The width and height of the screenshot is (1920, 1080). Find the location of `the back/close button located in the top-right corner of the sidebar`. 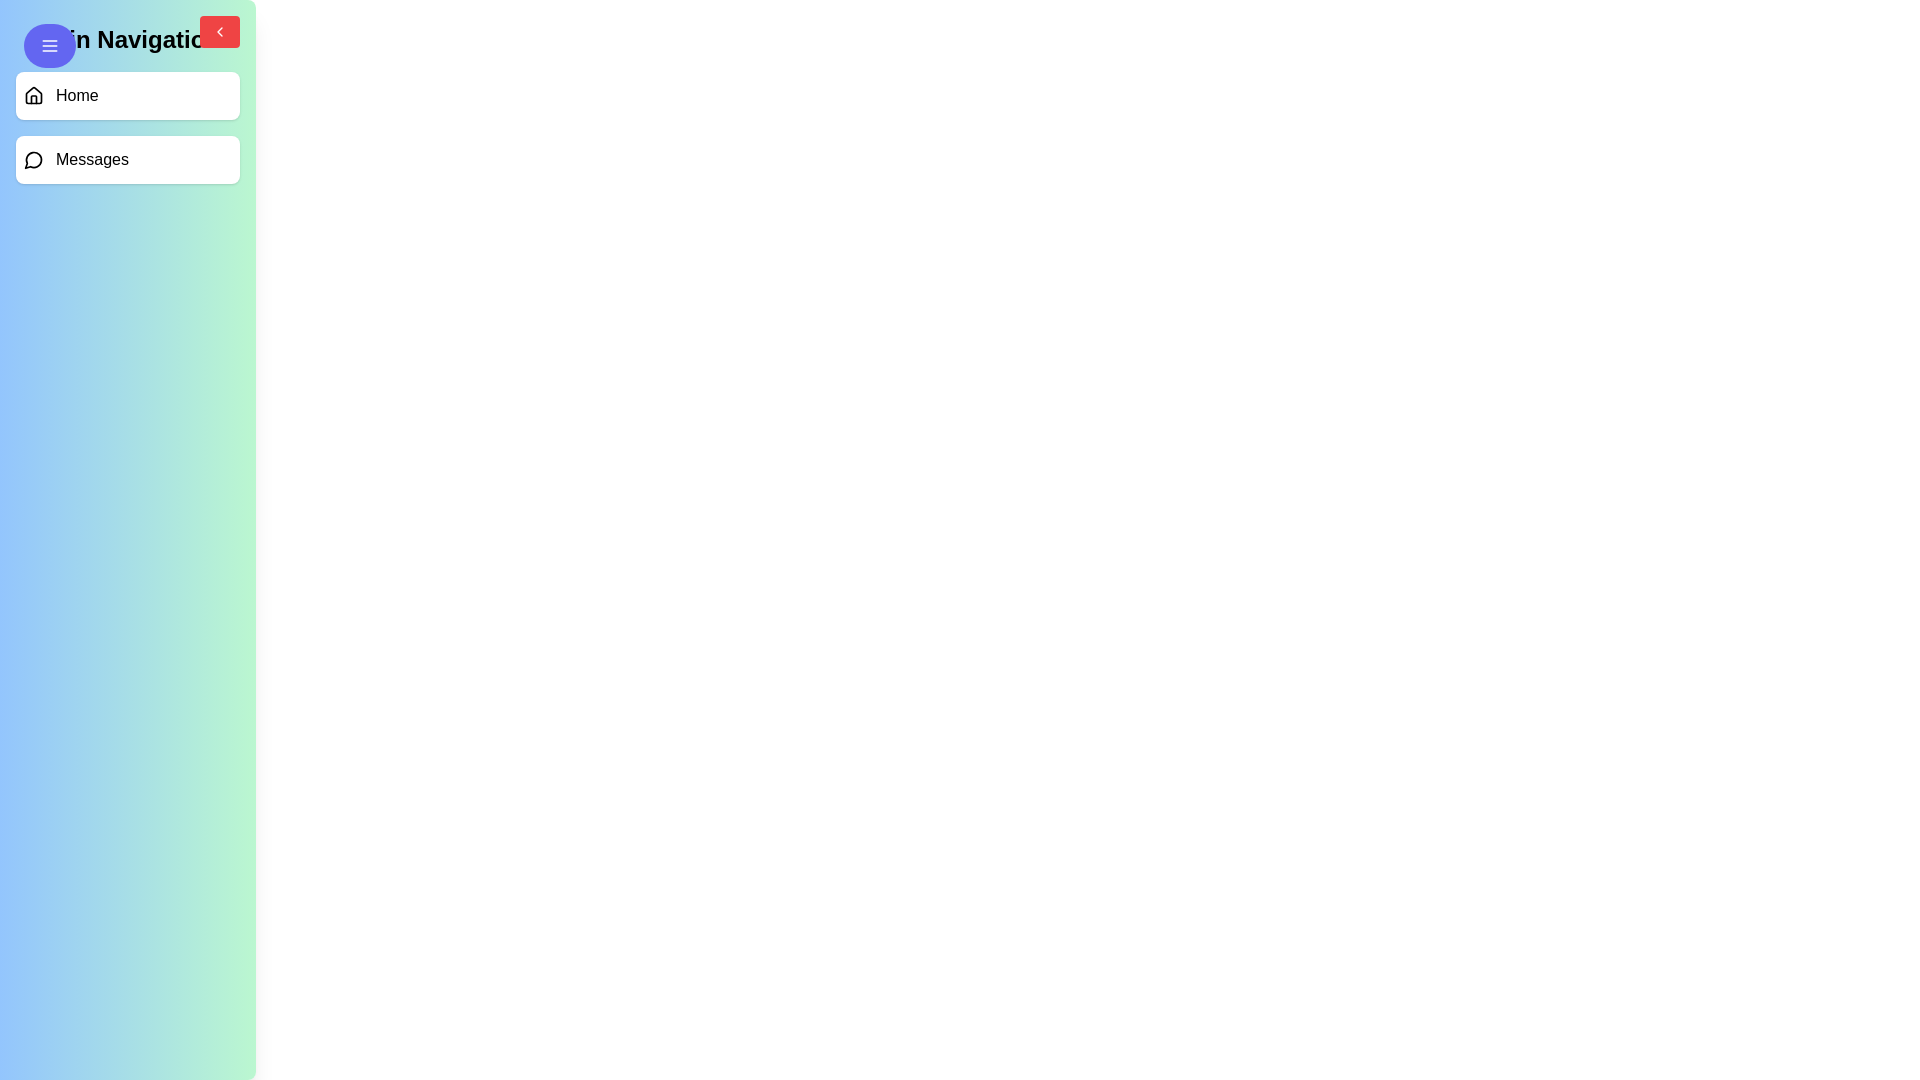

the back/close button located in the top-right corner of the sidebar is located at coordinates (220, 31).